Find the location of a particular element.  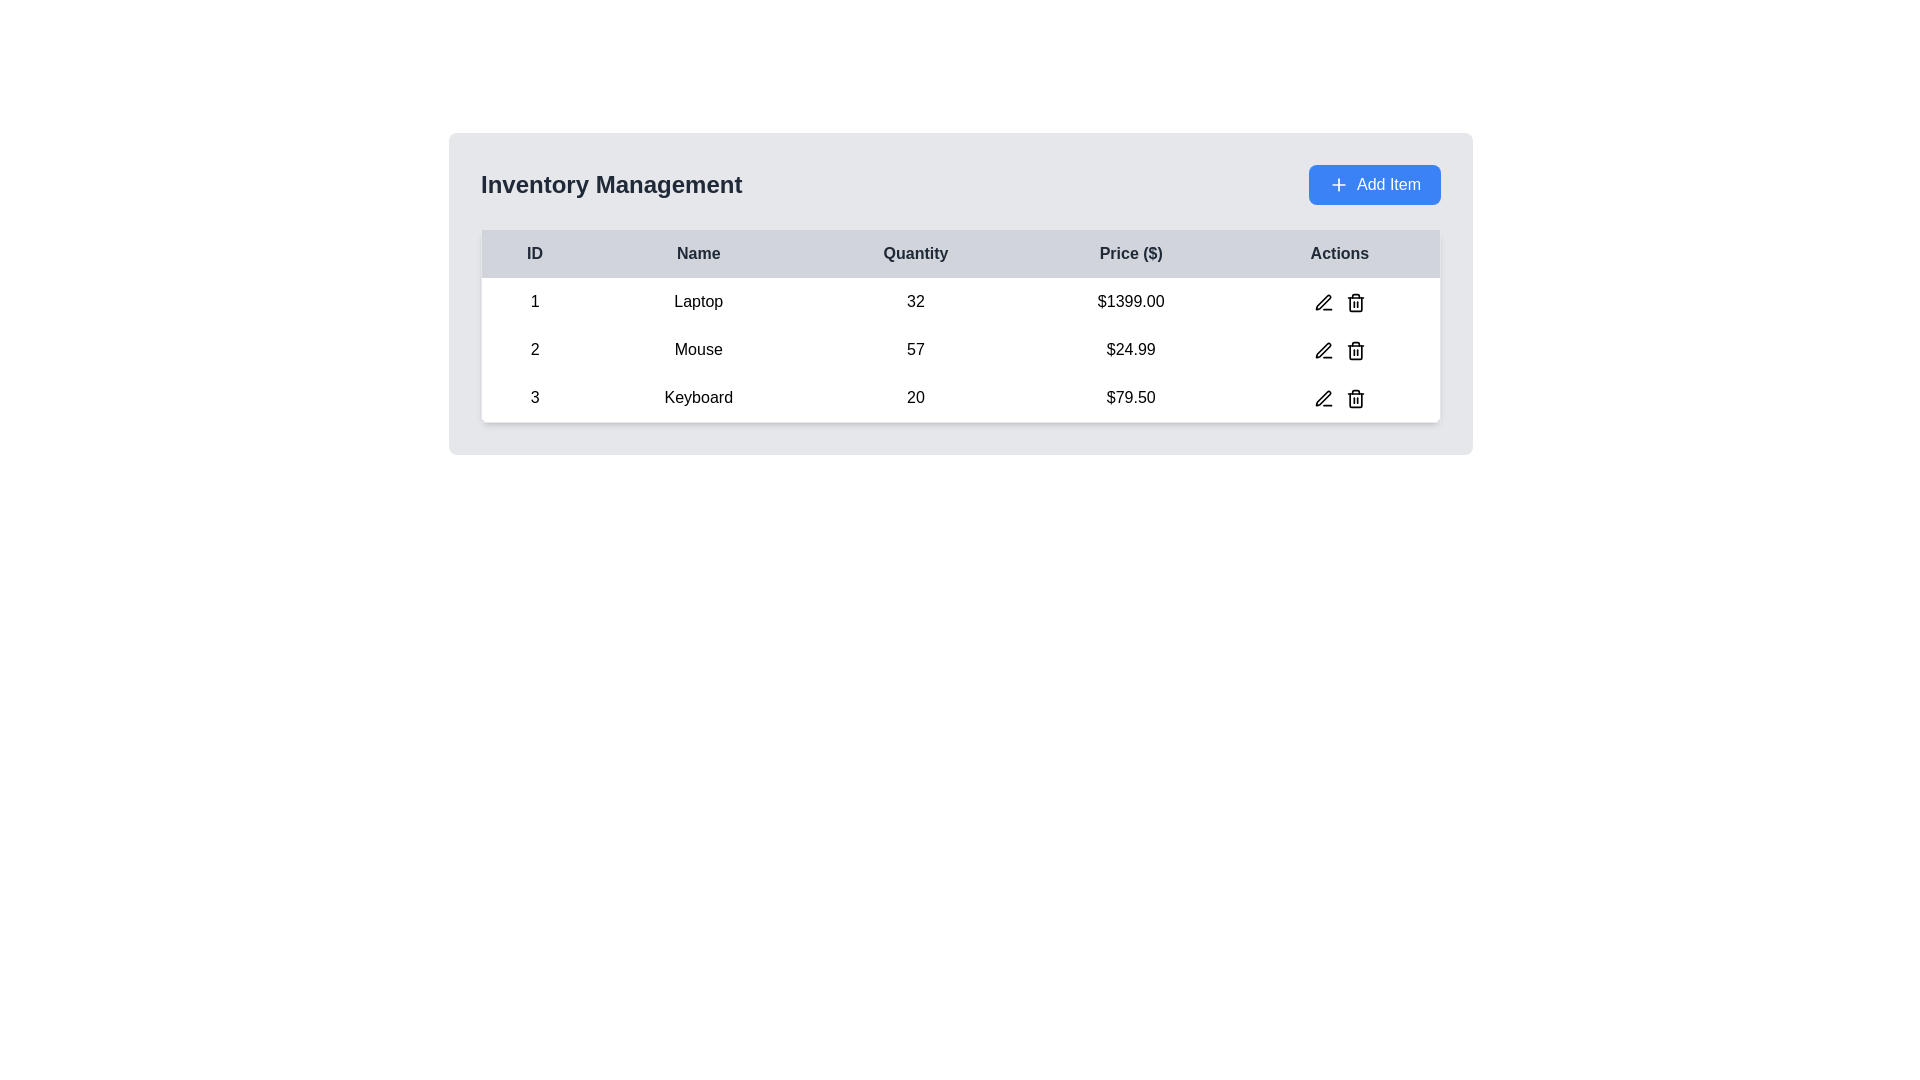

the 'Add Item' button located in the upper-right corner of the inventory management interface, which contains a small plus sign icon styled with clean lines and a rounded stroke is located at coordinates (1339, 185).